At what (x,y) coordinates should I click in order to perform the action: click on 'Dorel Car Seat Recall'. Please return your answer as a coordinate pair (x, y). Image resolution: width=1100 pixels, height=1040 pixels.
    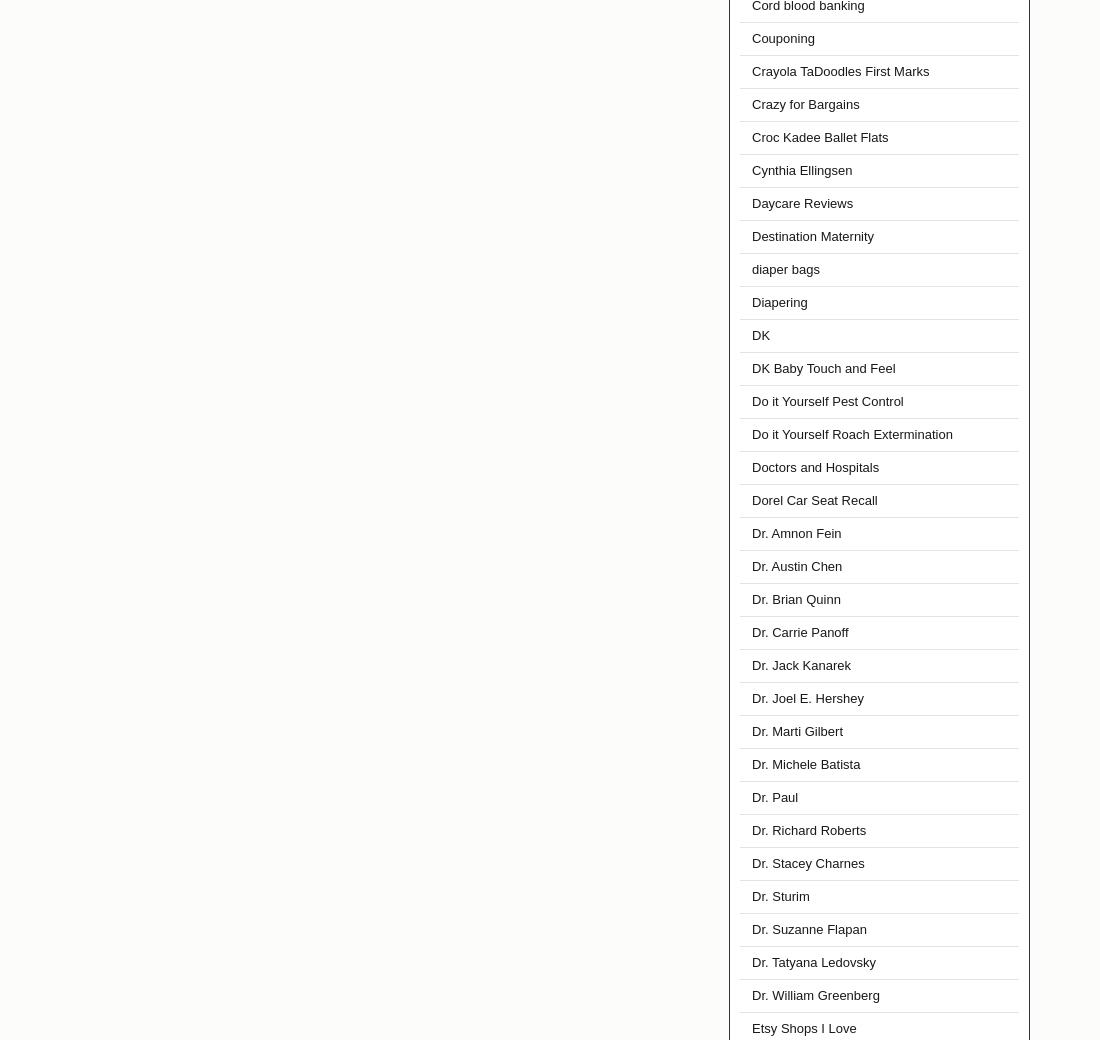
    Looking at the image, I should click on (814, 500).